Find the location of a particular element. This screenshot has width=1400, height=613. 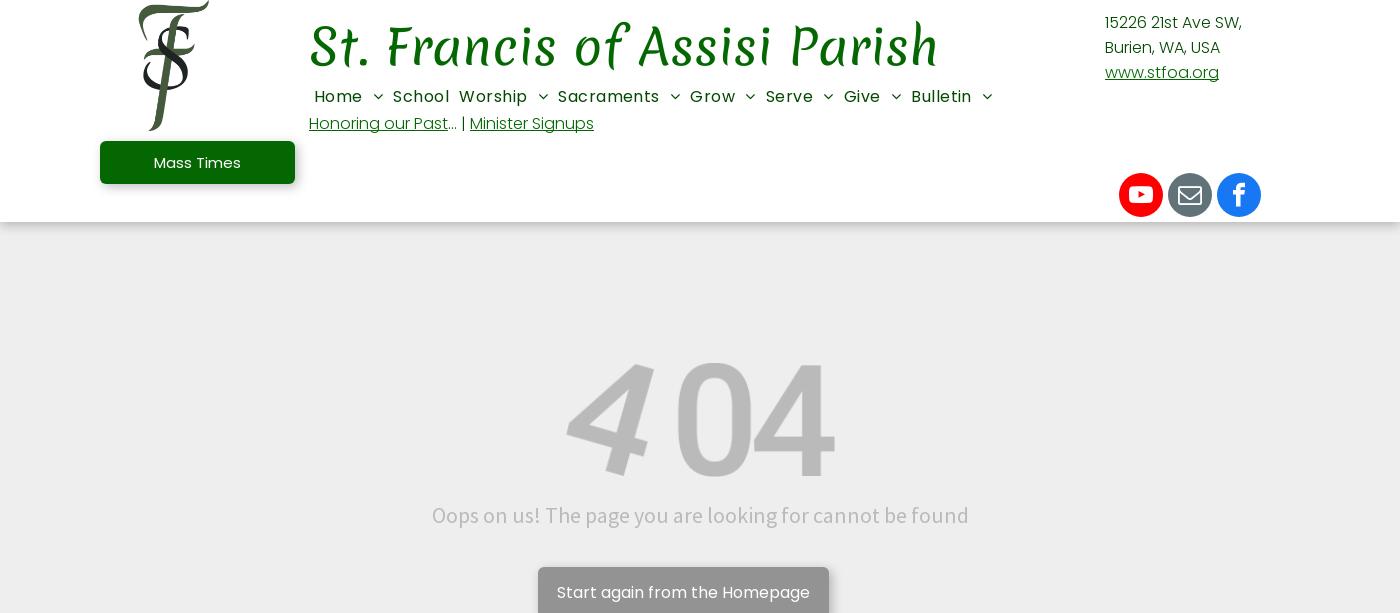

'Finance Council' is located at coordinates (1157, 291).